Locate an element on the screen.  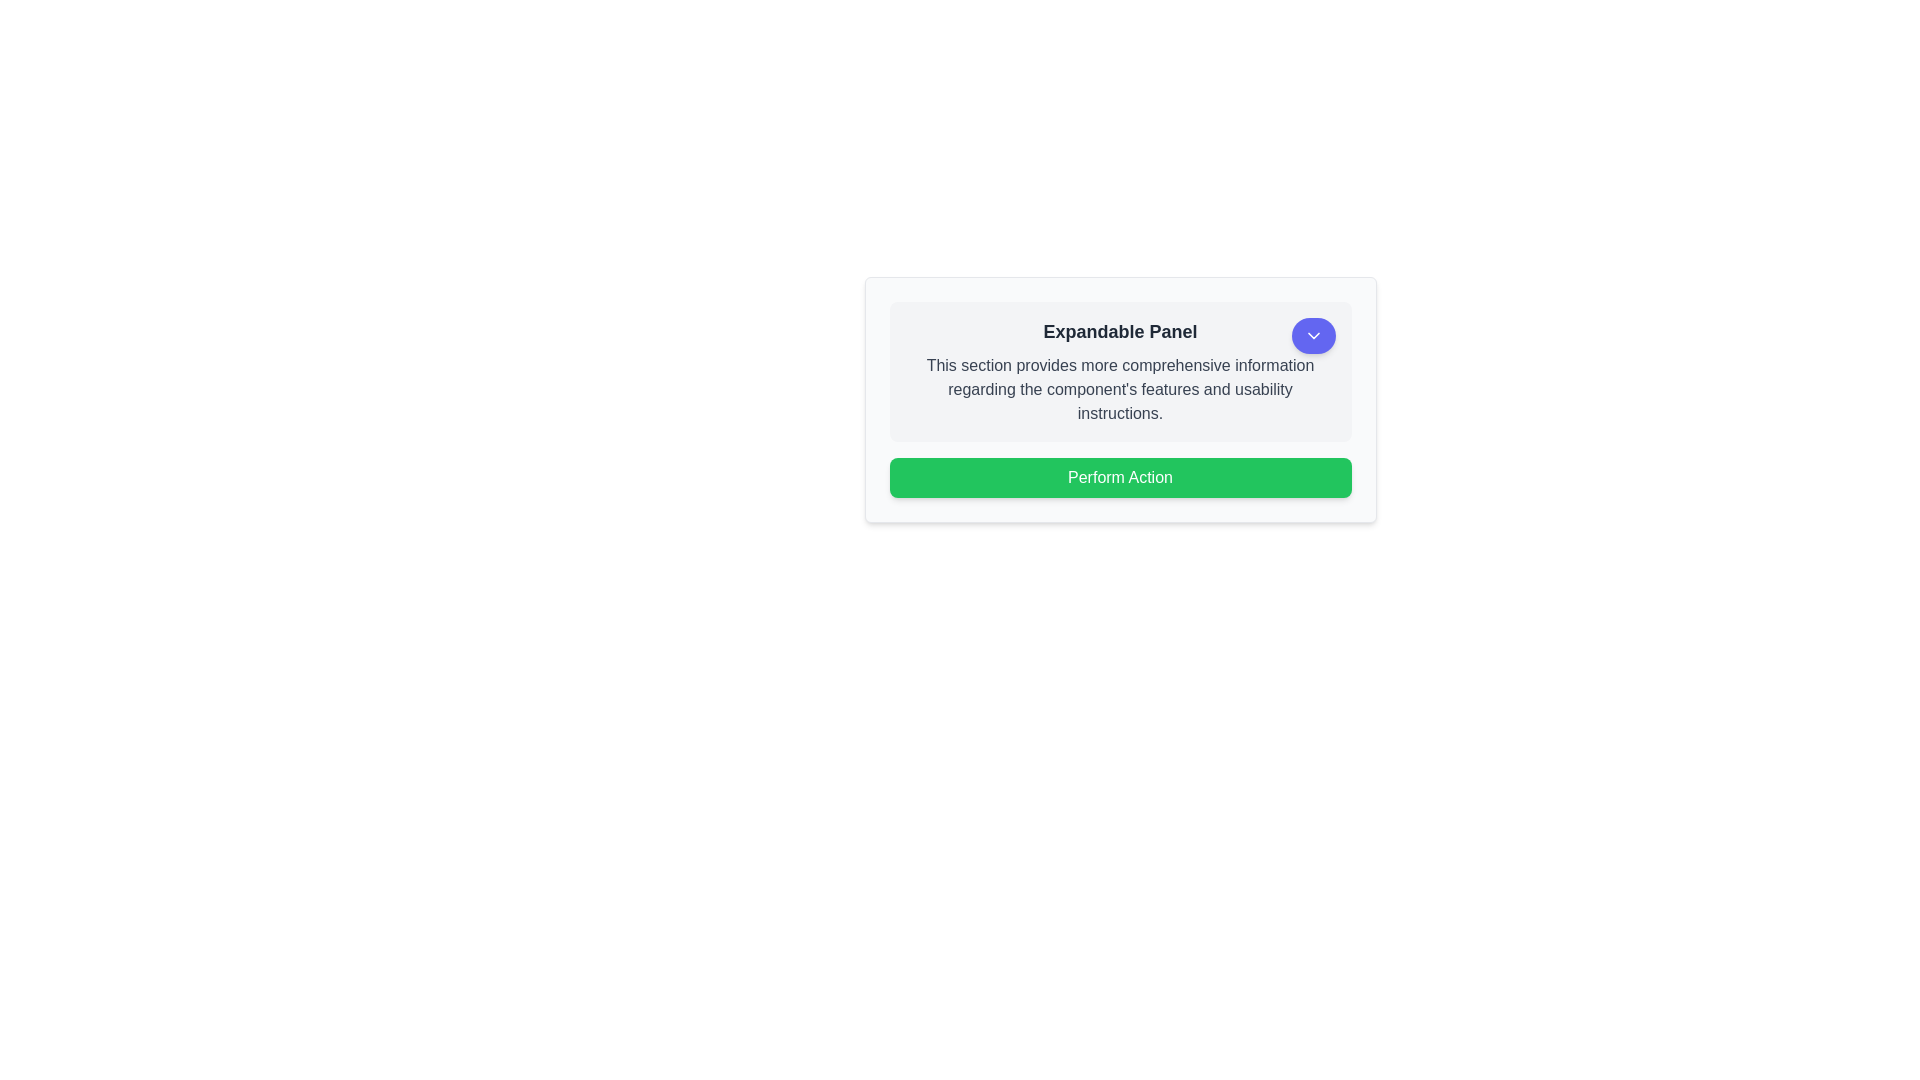
informational text block located inside the panel below the title 'Expandable Panel', which has a light gray background and rounded edges is located at coordinates (1120, 389).